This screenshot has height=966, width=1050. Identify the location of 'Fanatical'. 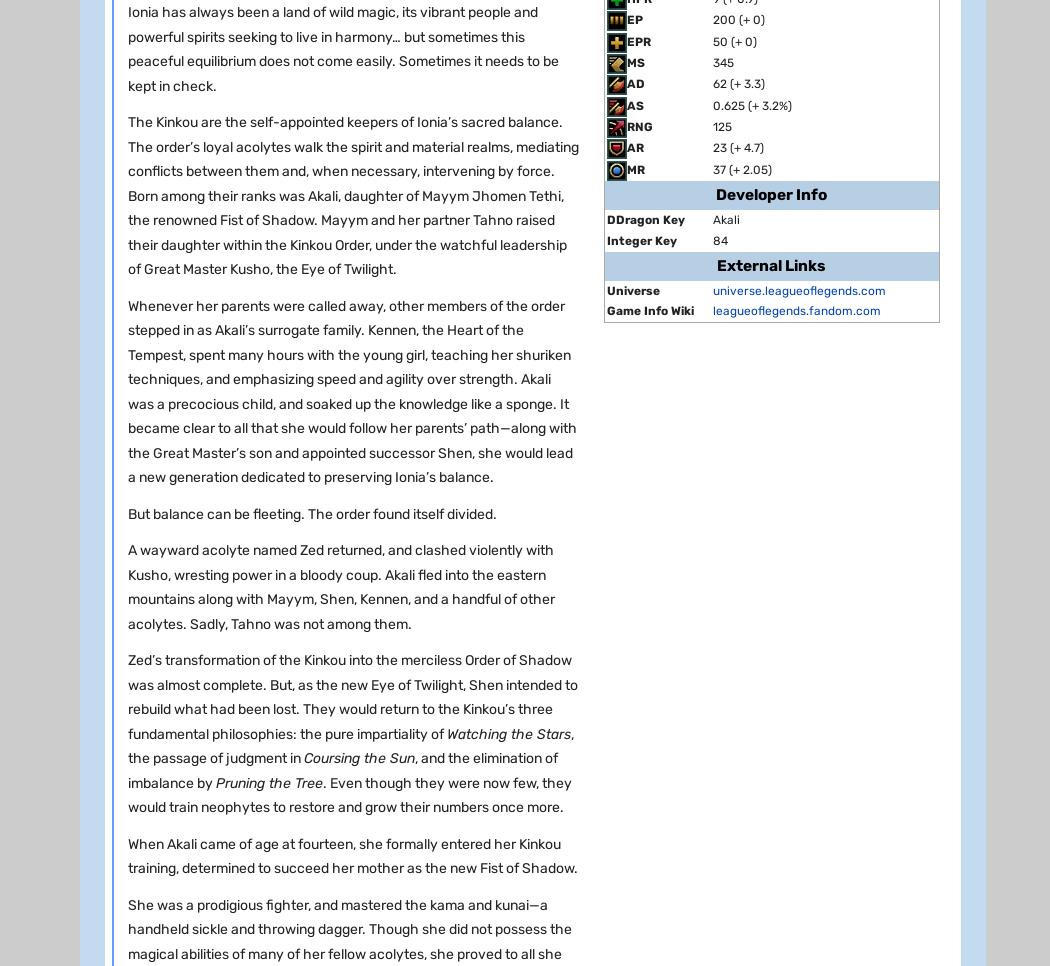
(730, 731).